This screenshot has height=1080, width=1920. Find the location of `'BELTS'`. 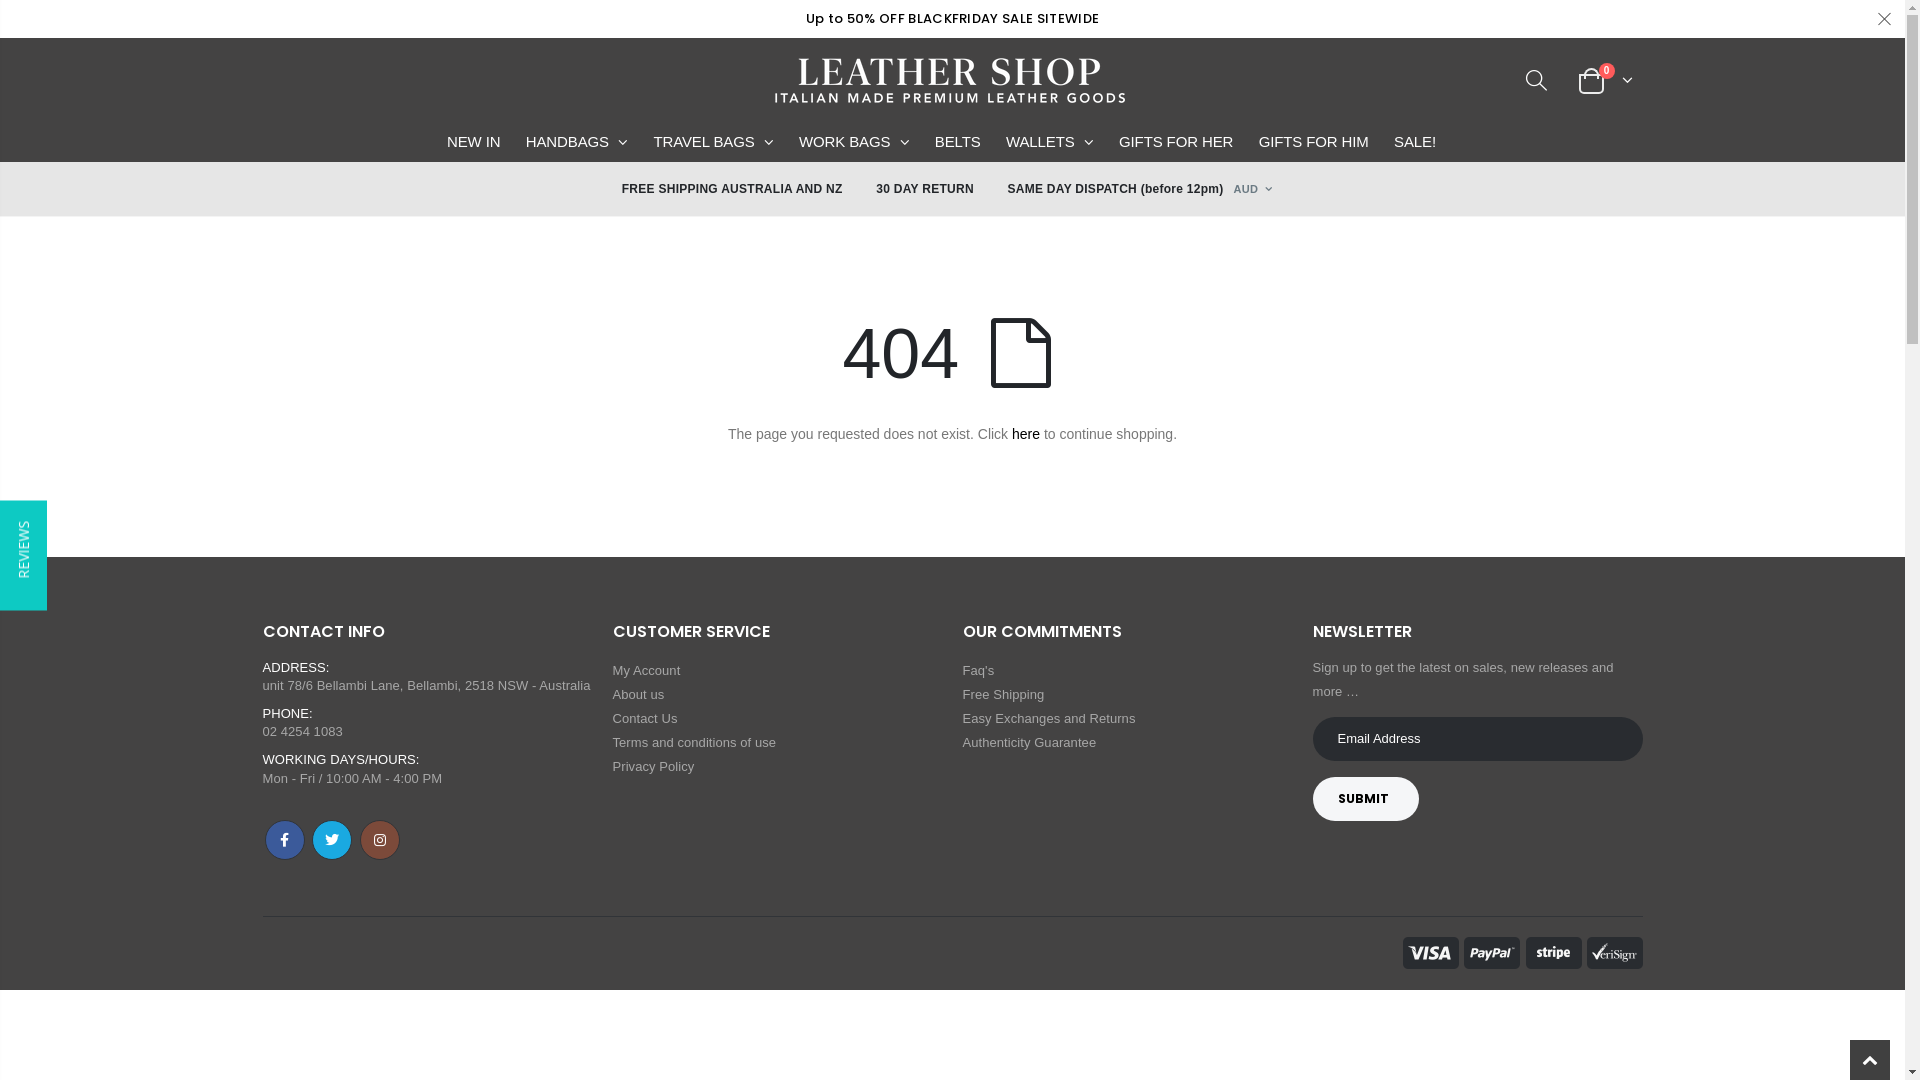

'BELTS' is located at coordinates (969, 135).